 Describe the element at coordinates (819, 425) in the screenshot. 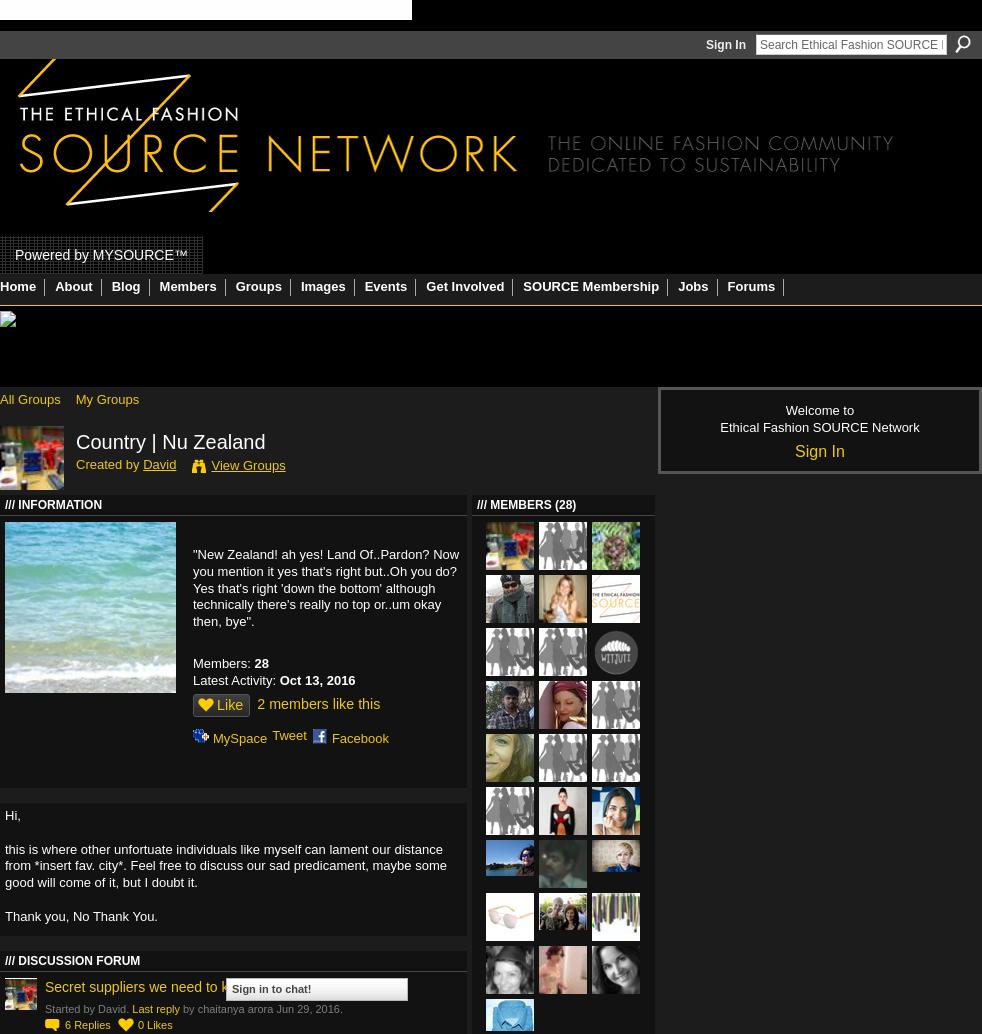

I see `'Ethical Fashion SOURCE Network'` at that location.